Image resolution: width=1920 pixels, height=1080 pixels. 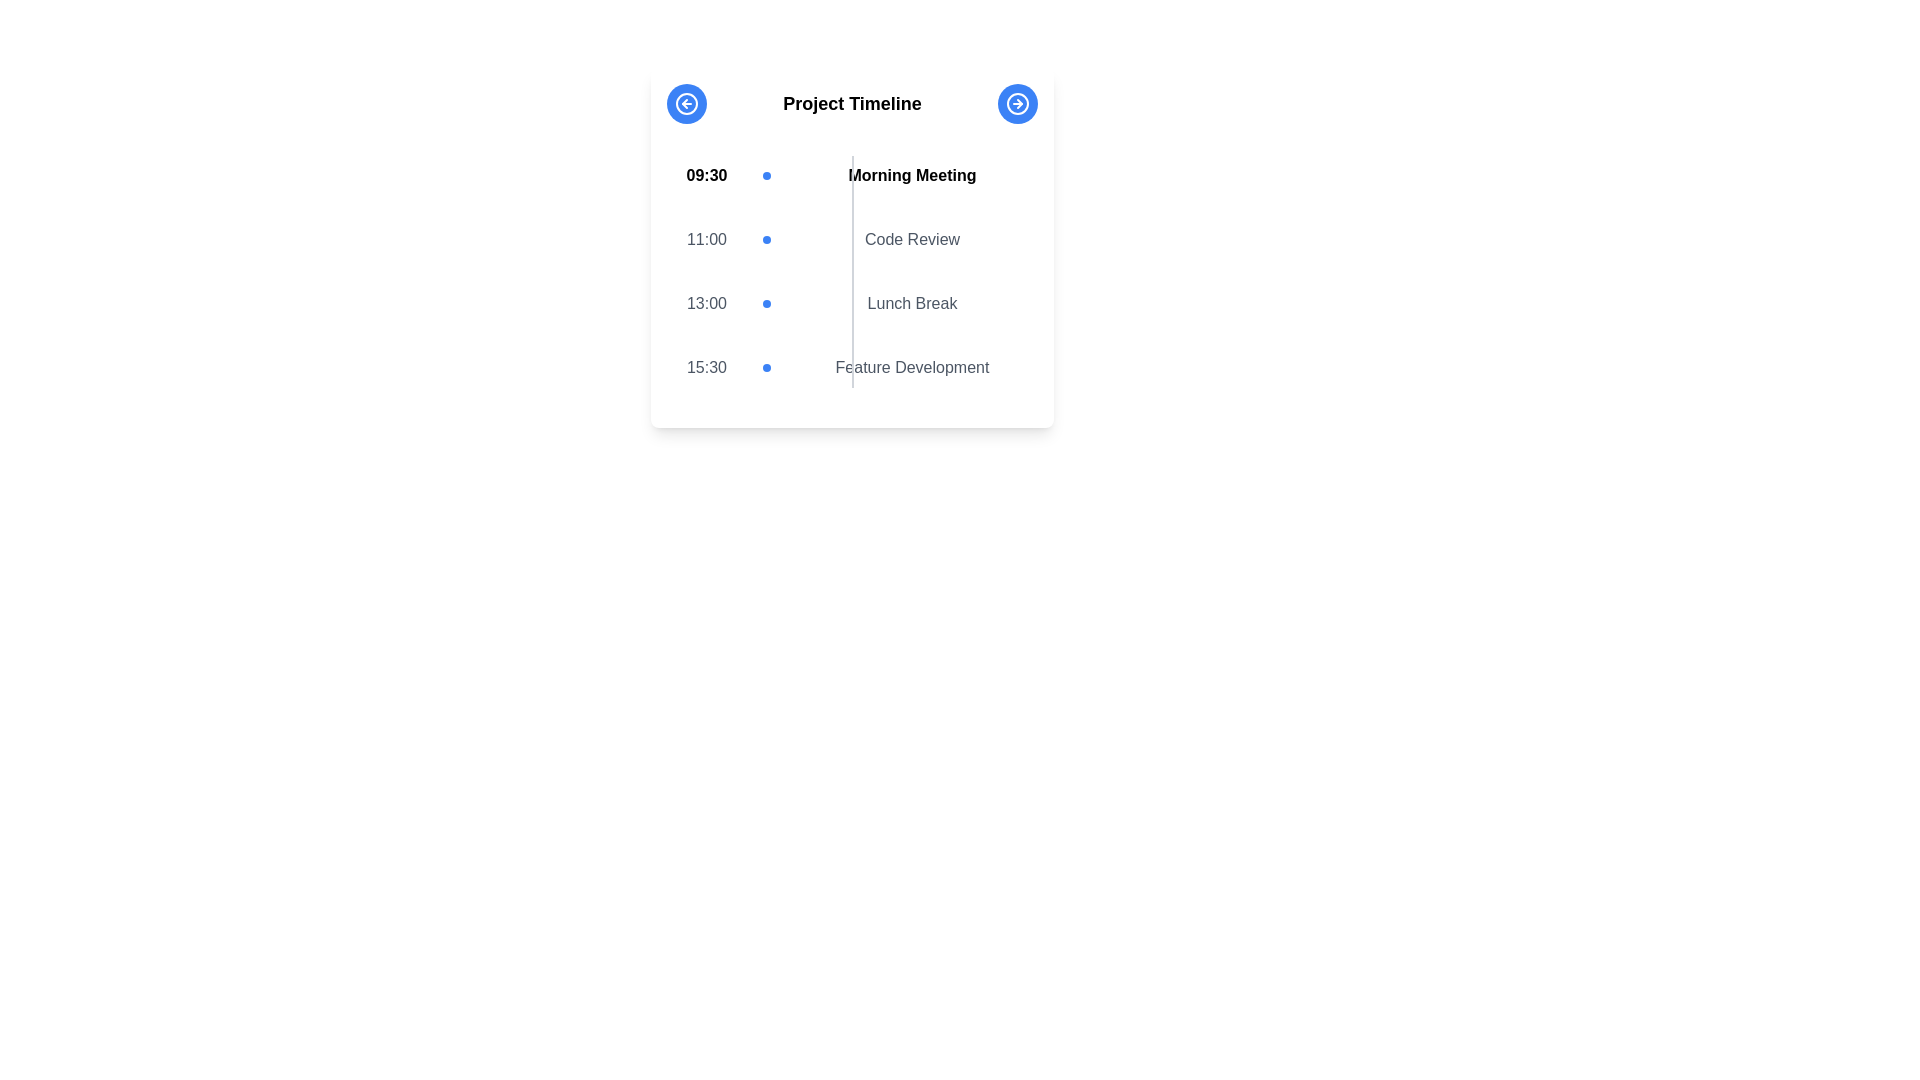 What do you see at coordinates (1017, 104) in the screenshot?
I see `the circular blue-bordered icon with a right-pointing arrow, located at the top-right corner of the central panel next to the 'Project Timeline' header` at bounding box center [1017, 104].